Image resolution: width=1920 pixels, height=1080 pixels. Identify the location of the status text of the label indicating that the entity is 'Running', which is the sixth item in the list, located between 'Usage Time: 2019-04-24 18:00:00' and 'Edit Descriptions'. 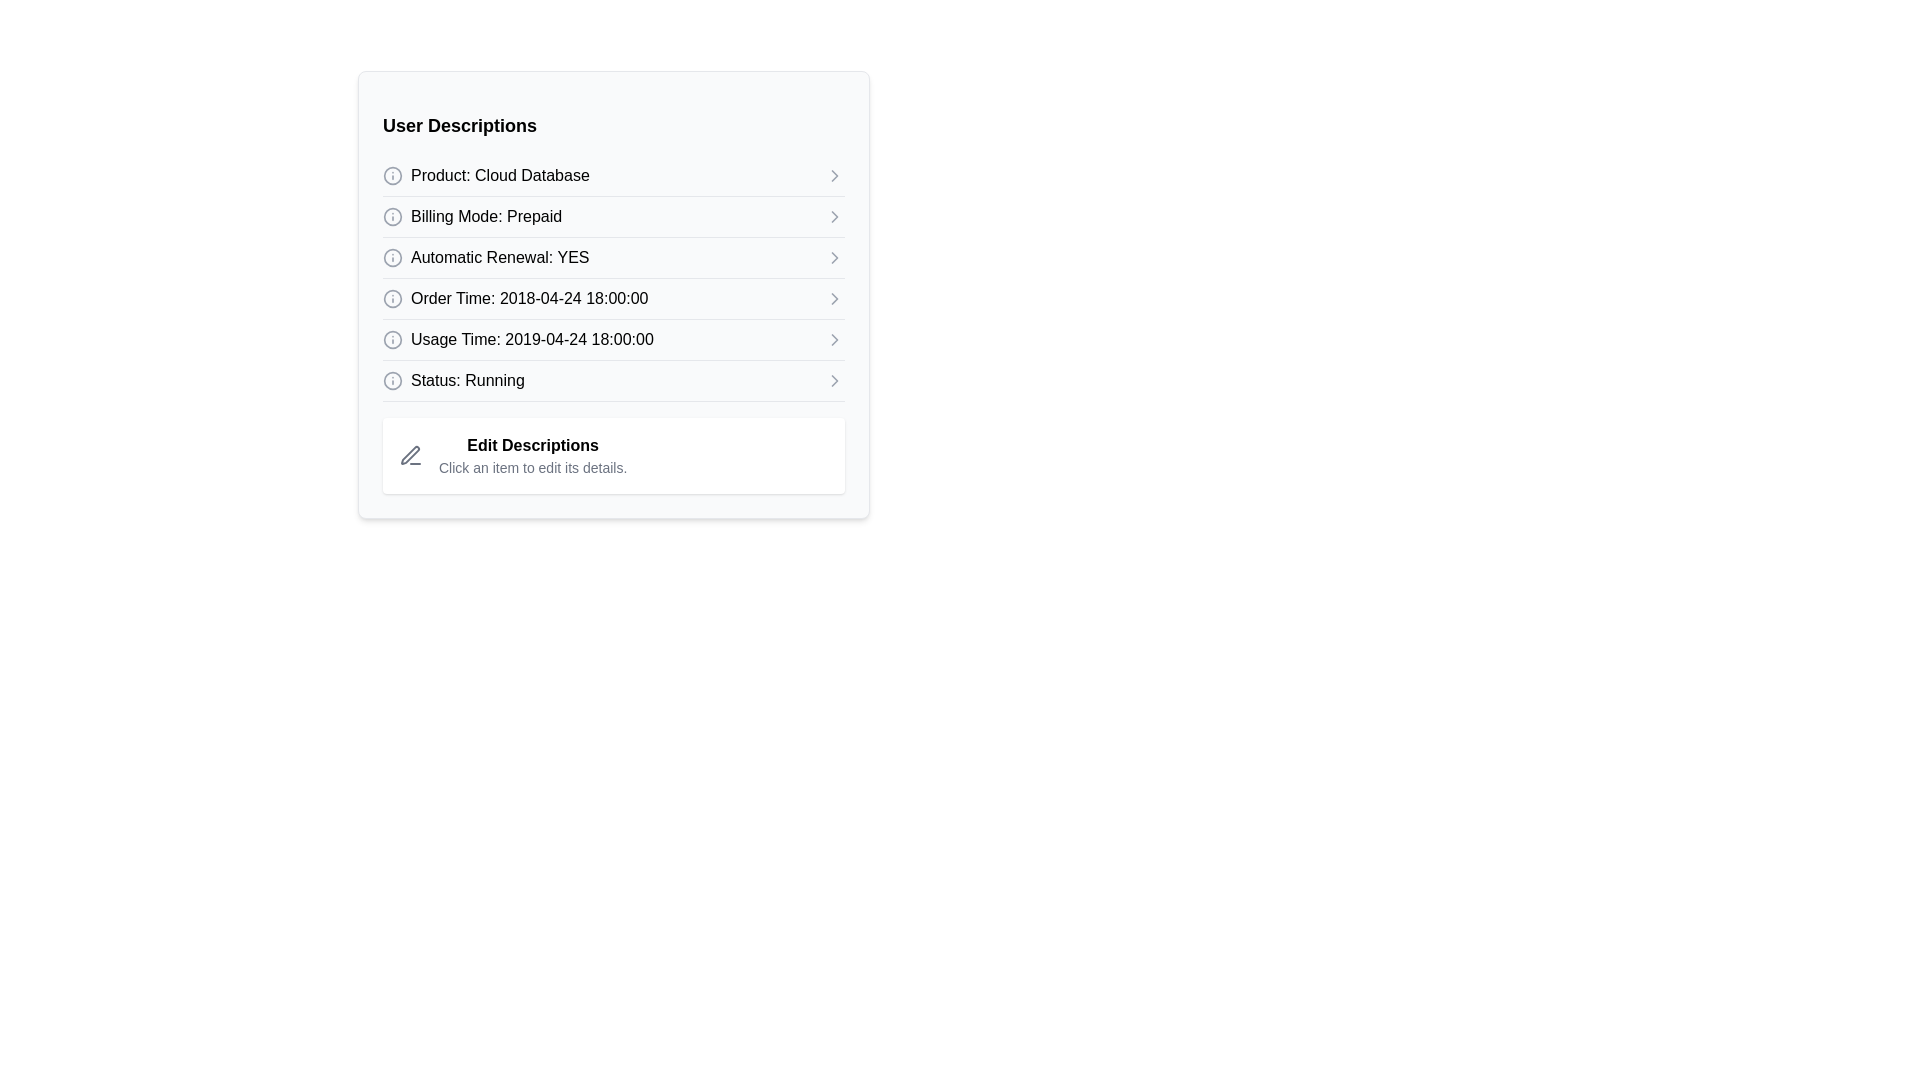
(452, 381).